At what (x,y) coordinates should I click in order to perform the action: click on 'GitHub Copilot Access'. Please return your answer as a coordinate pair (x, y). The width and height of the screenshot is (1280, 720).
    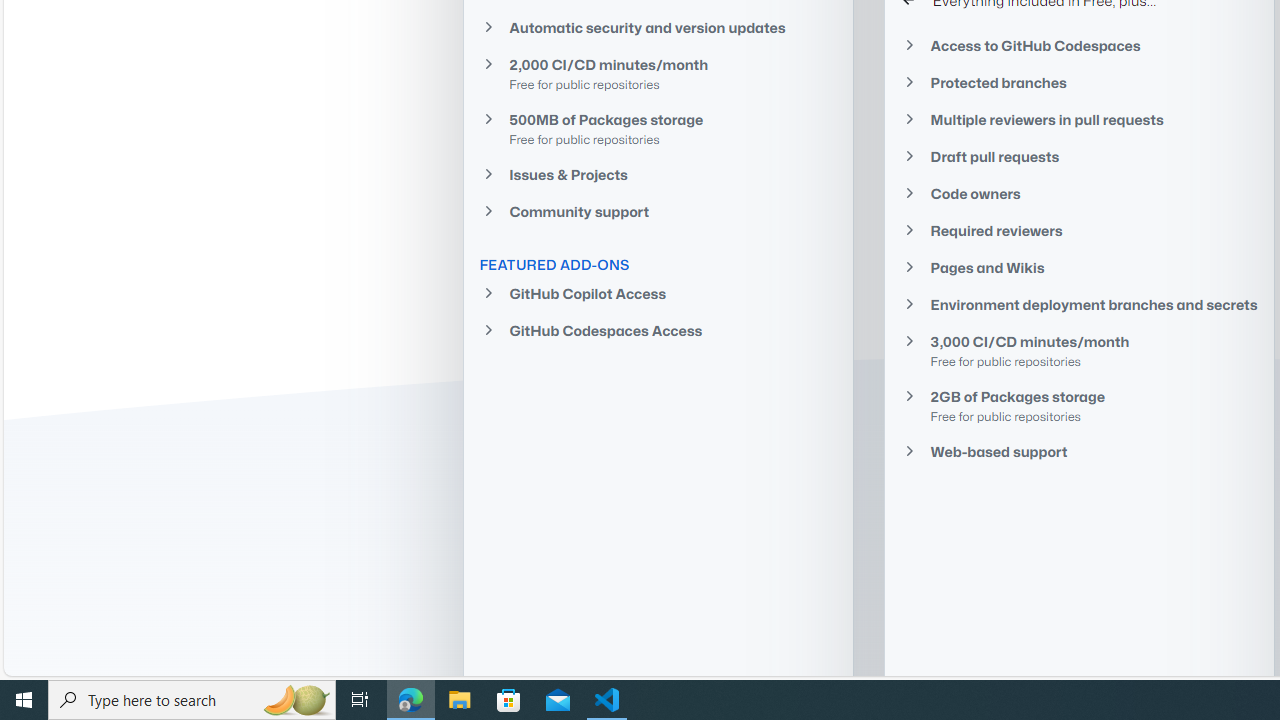
    Looking at the image, I should click on (657, 294).